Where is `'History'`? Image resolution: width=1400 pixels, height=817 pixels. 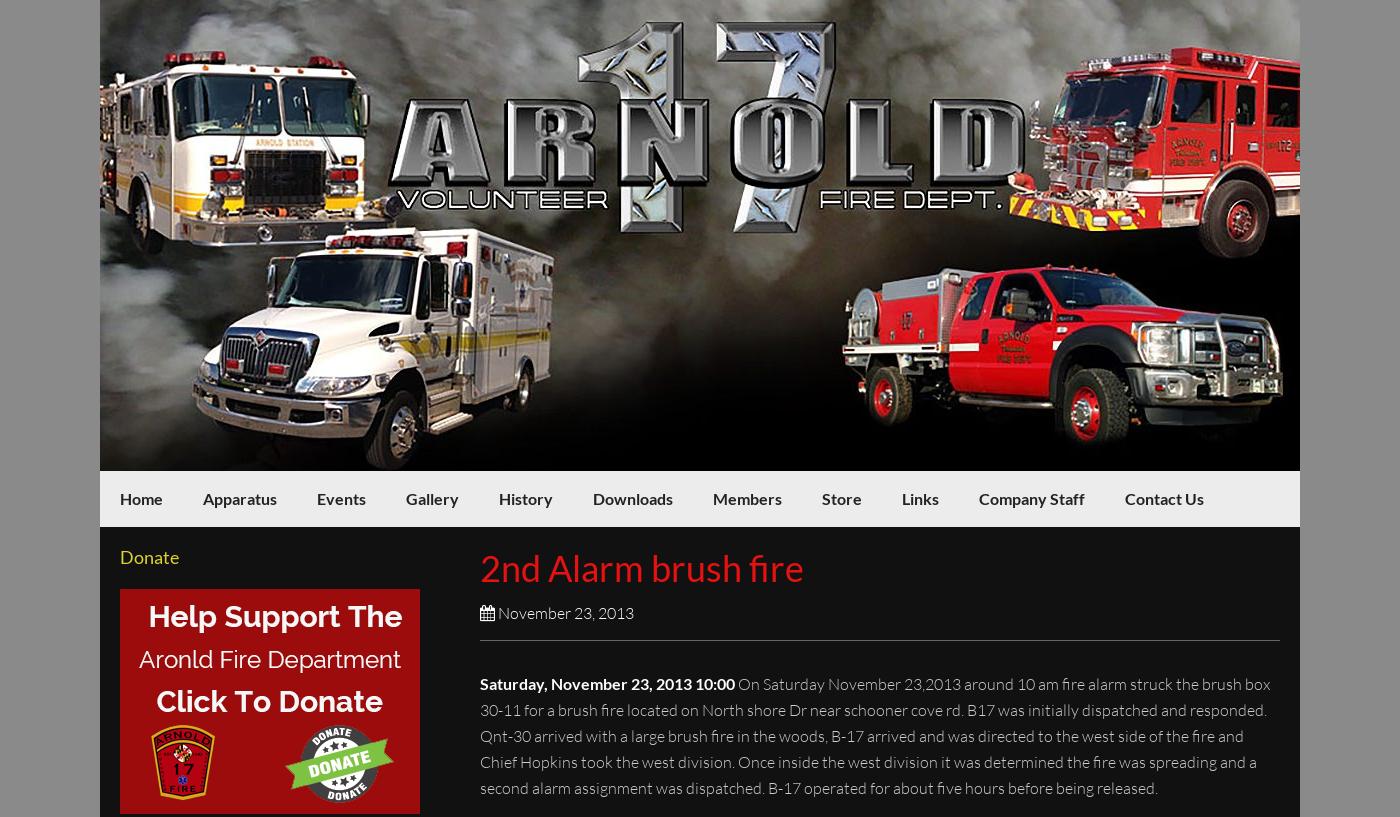
'History' is located at coordinates (525, 497).